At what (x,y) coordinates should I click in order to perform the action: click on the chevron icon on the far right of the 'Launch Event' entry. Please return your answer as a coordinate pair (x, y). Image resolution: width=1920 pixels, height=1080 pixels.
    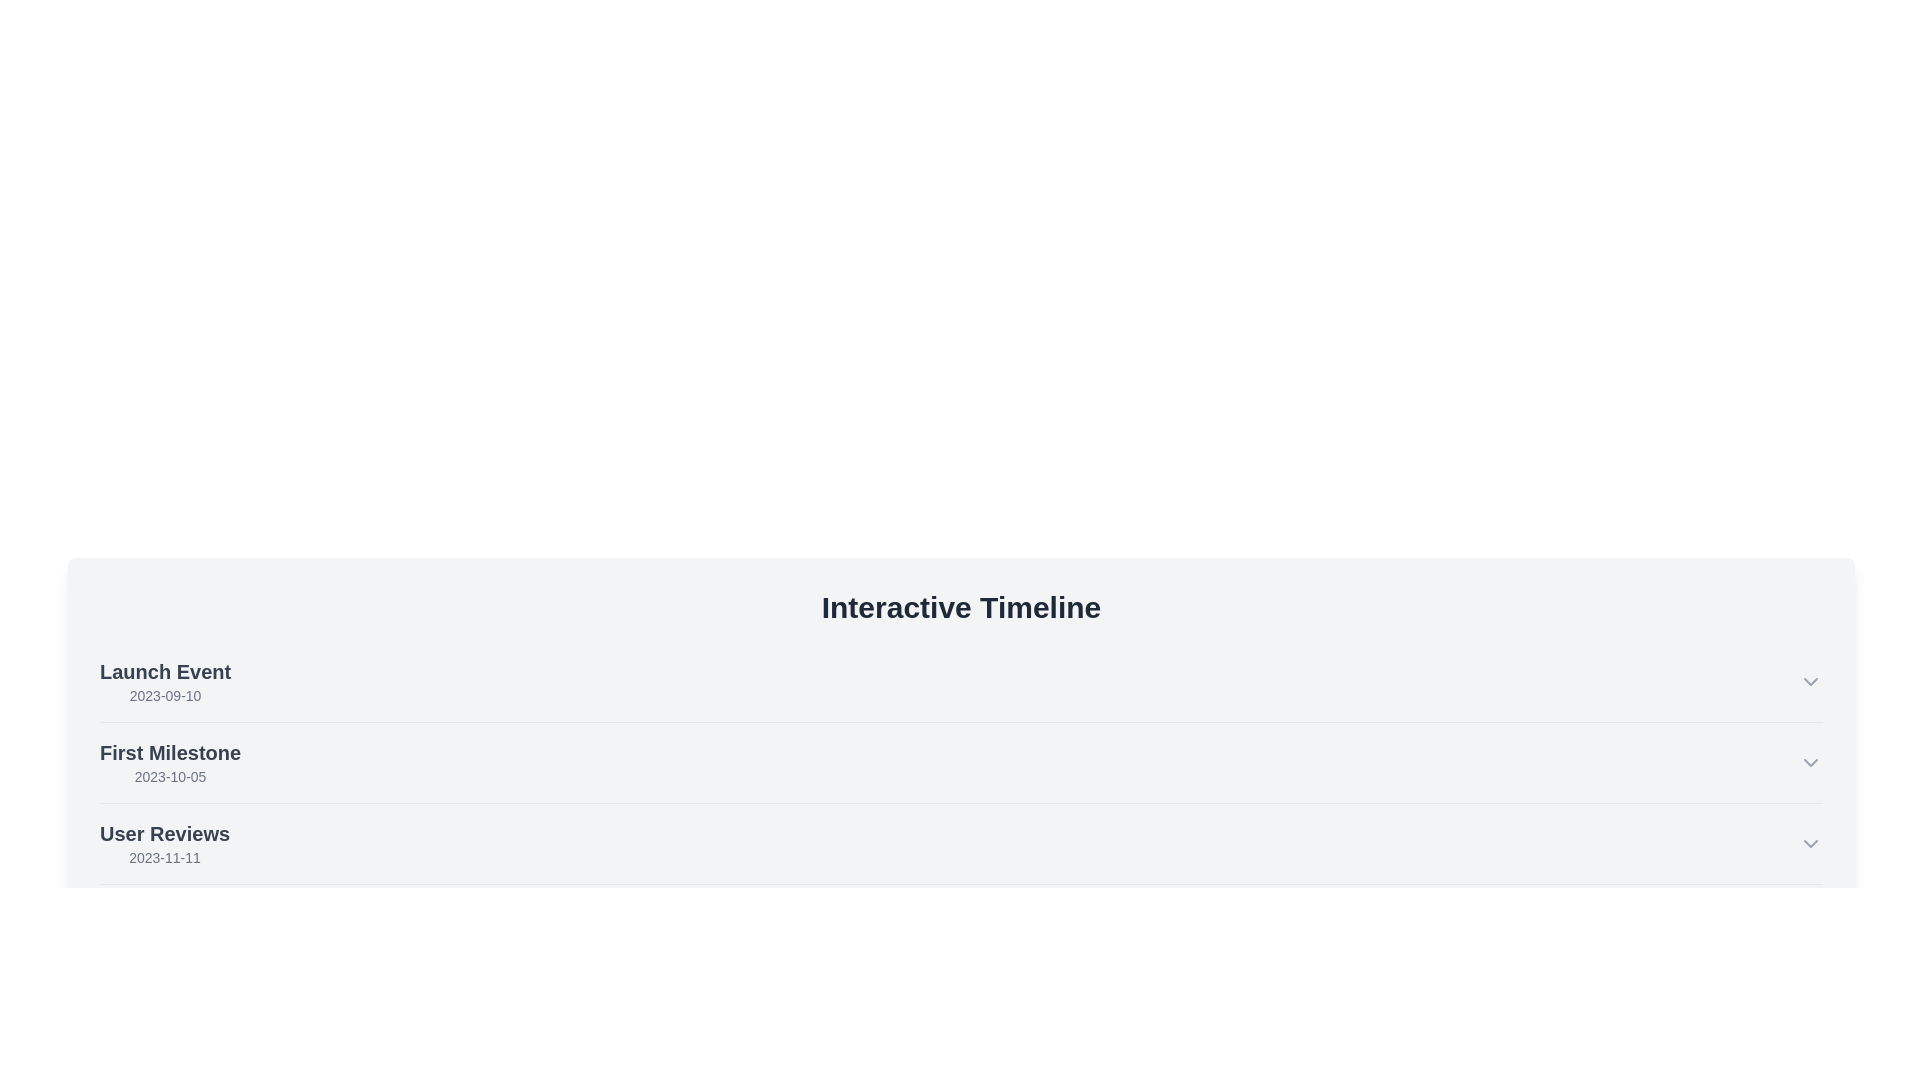
    Looking at the image, I should click on (1810, 681).